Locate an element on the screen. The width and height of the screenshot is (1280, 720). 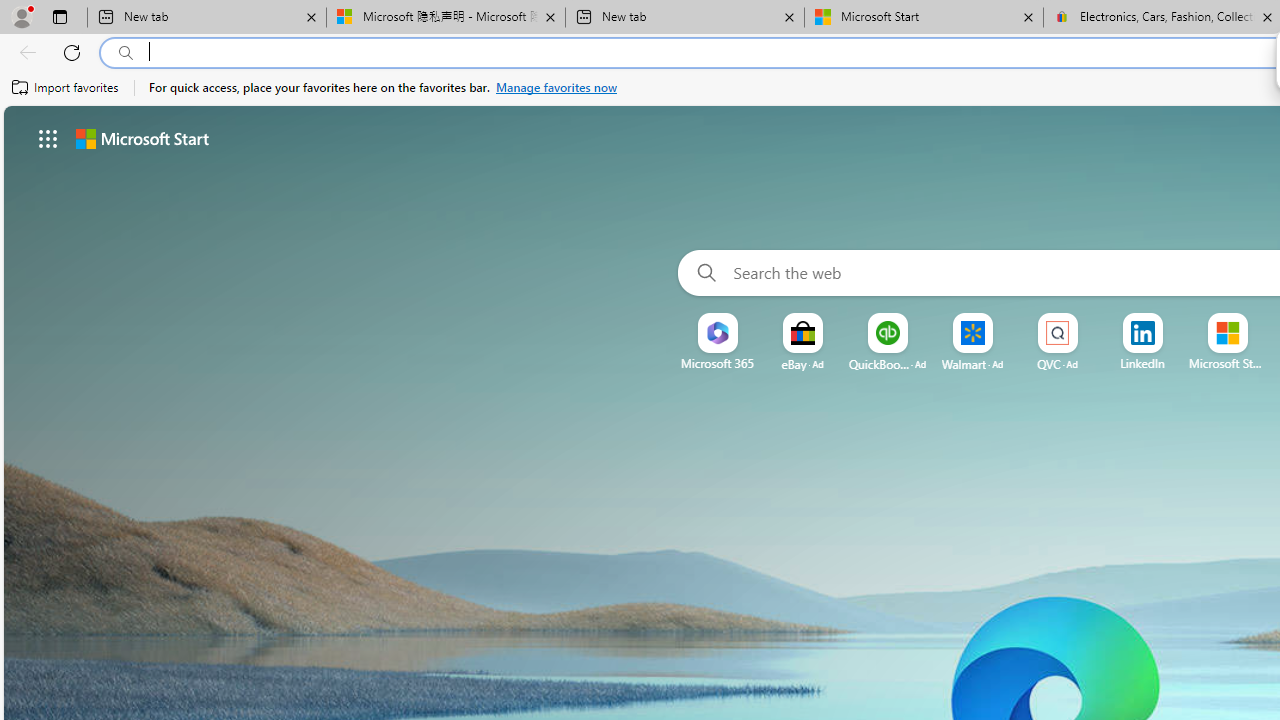
'Manage favorites now' is located at coordinates (556, 87).